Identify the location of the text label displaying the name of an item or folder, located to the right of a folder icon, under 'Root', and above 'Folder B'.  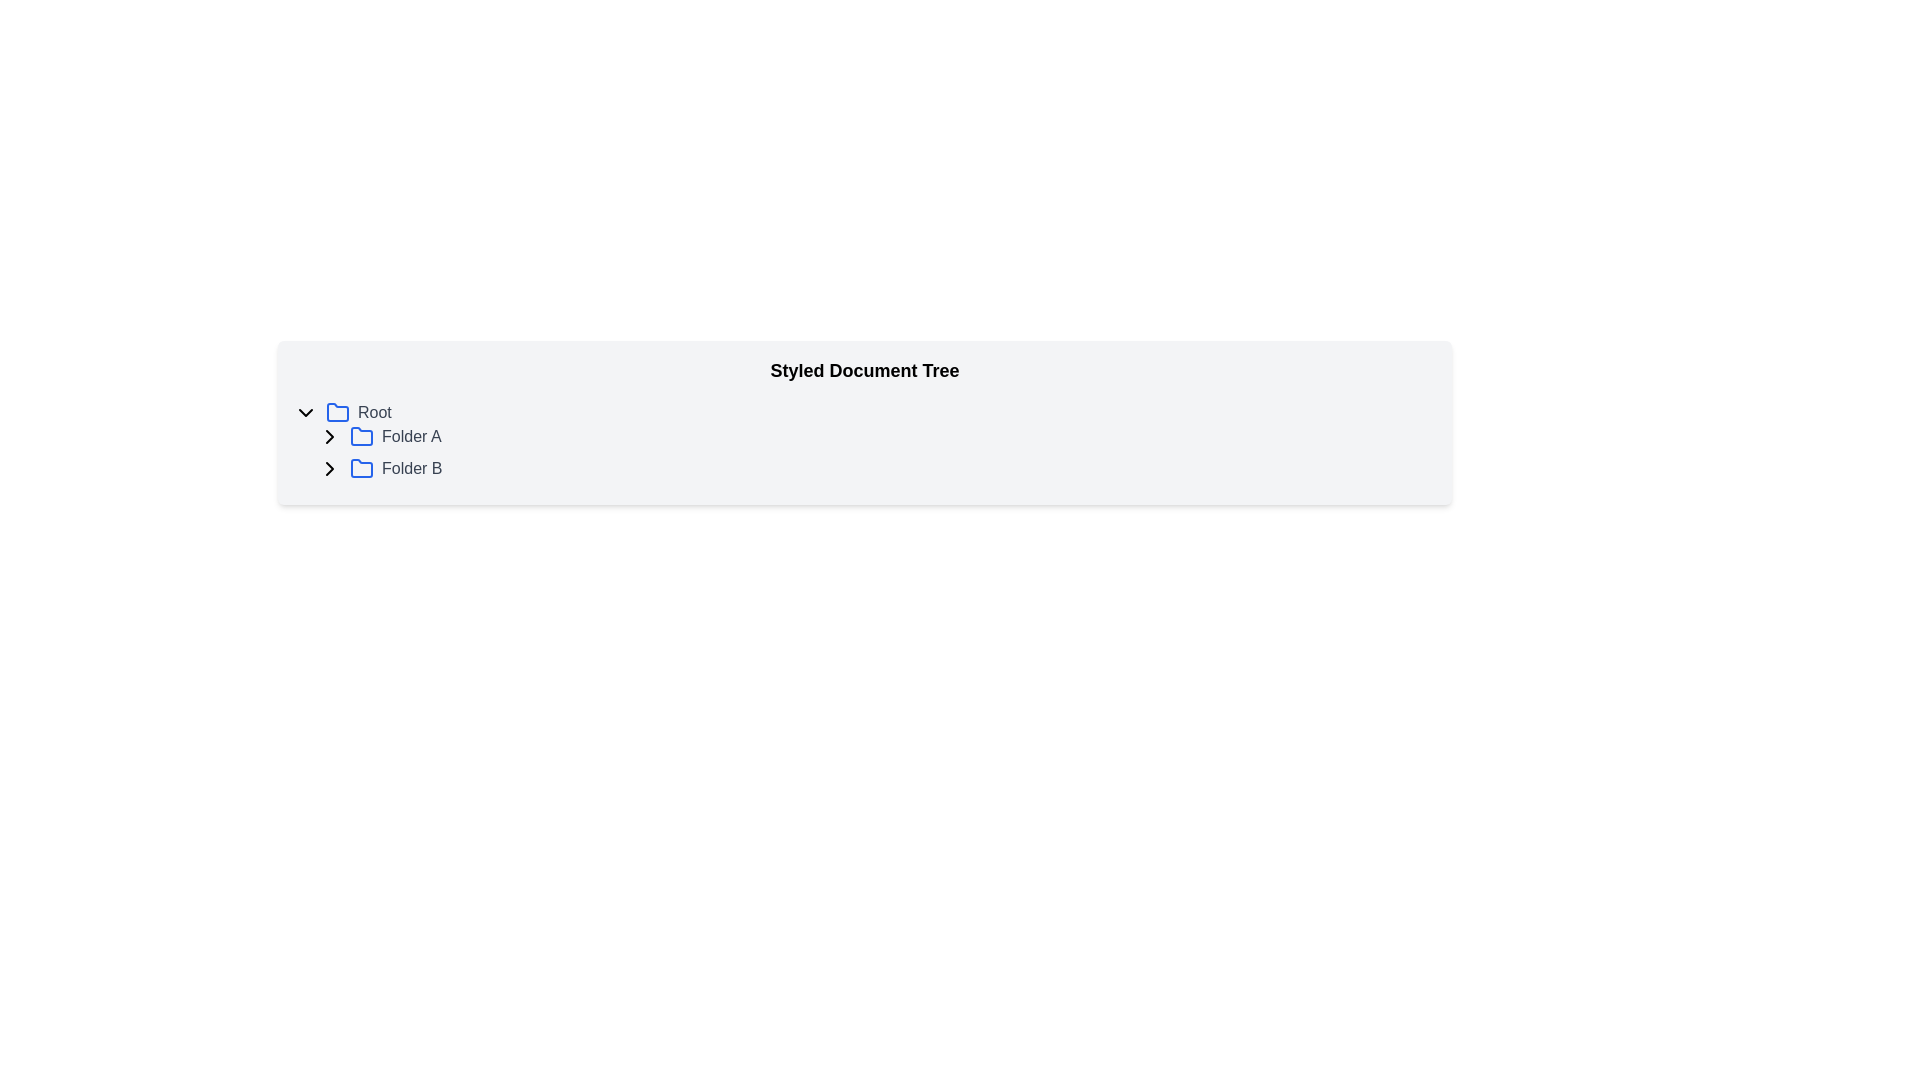
(410, 435).